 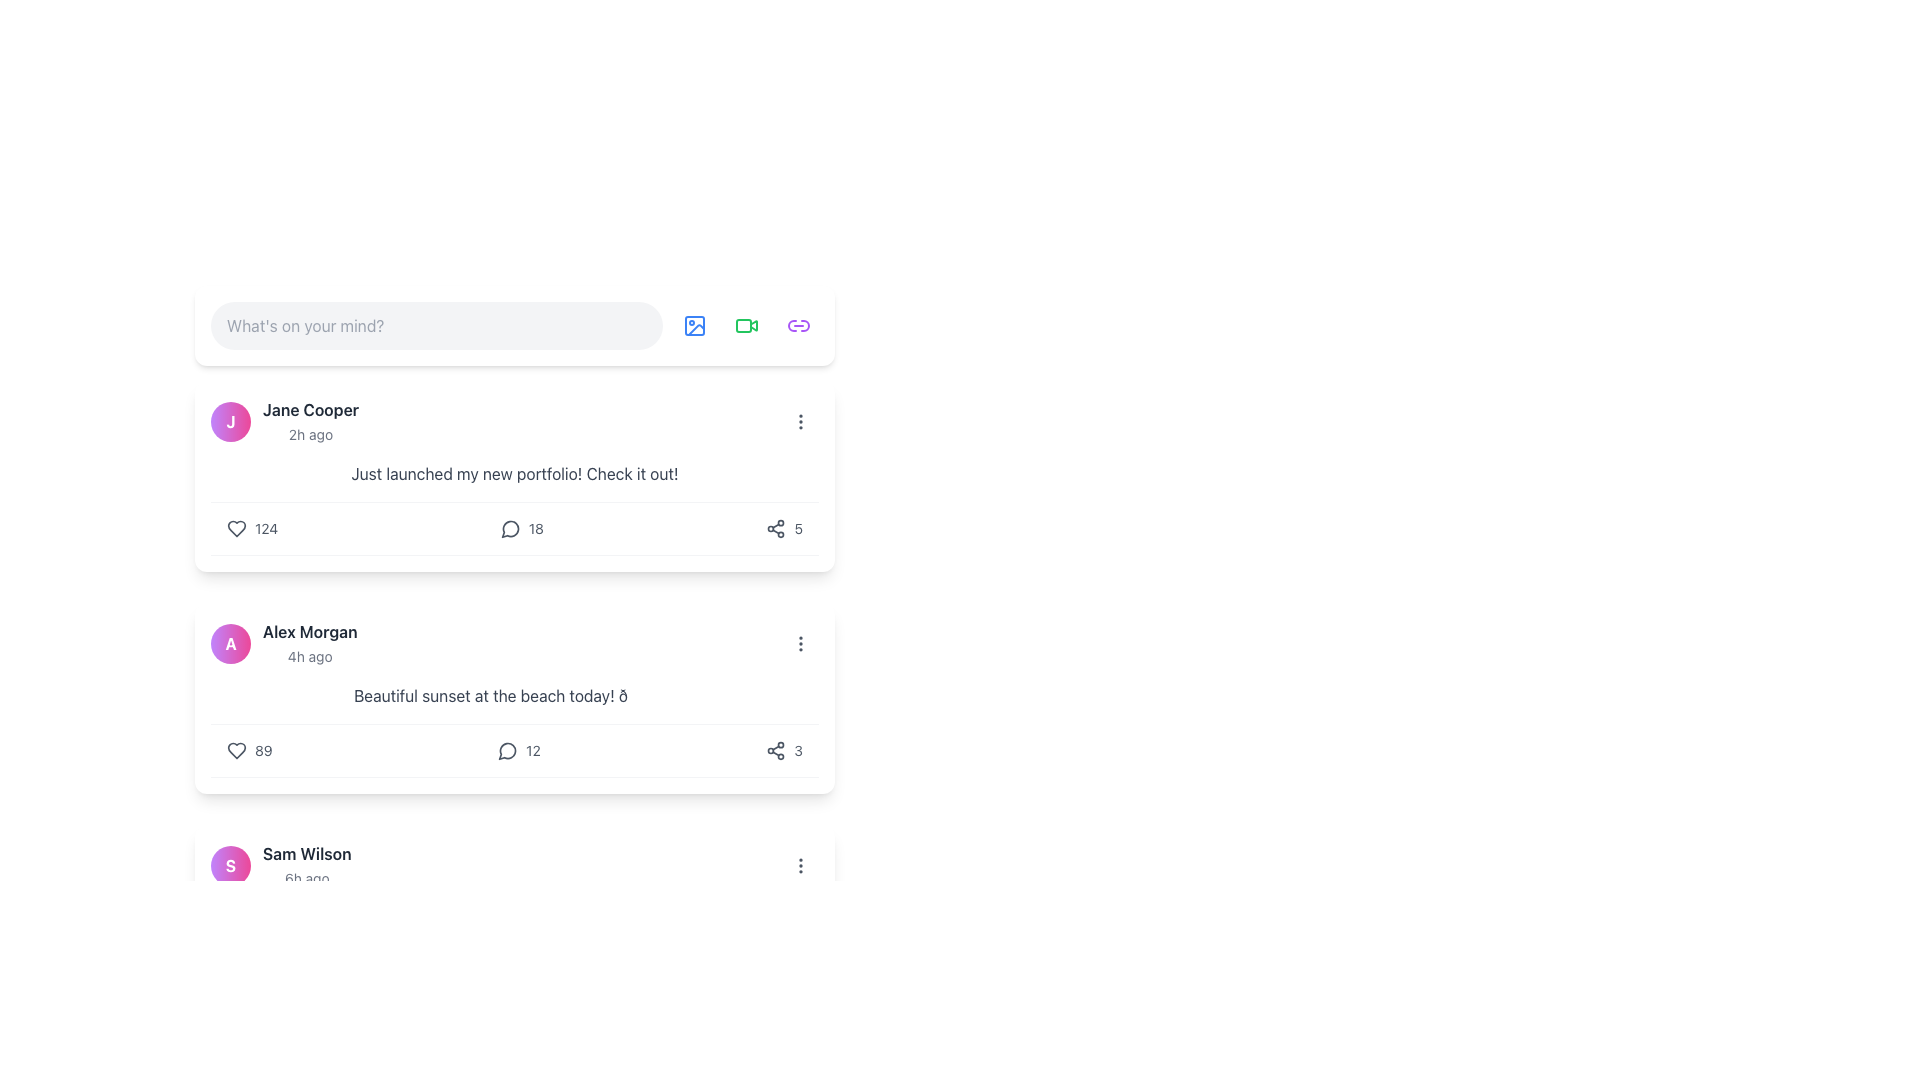 What do you see at coordinates (746, 325) in the screenshot?
I see `the video recording icon located towards the top-right corner of the interface` at bounding box center [746, 325].